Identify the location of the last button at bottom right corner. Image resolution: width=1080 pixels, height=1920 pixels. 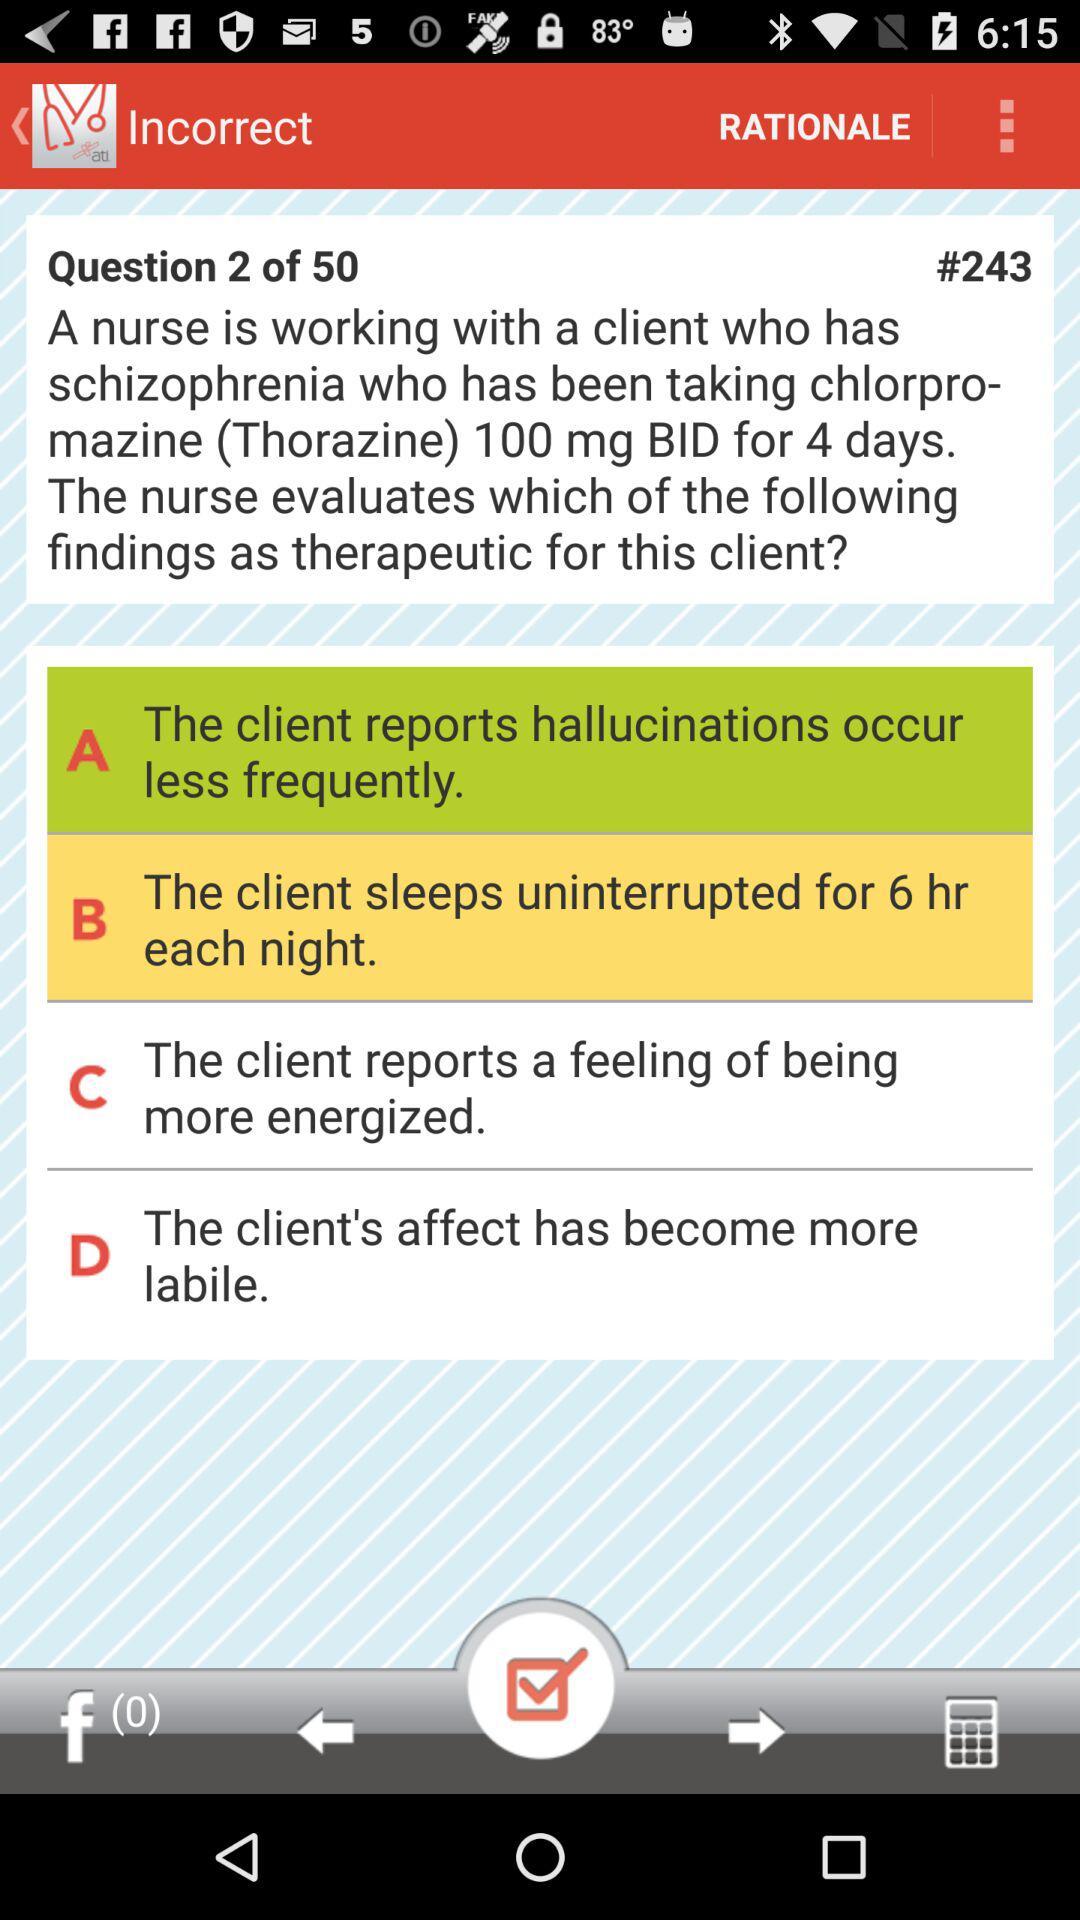
(970, 1730).